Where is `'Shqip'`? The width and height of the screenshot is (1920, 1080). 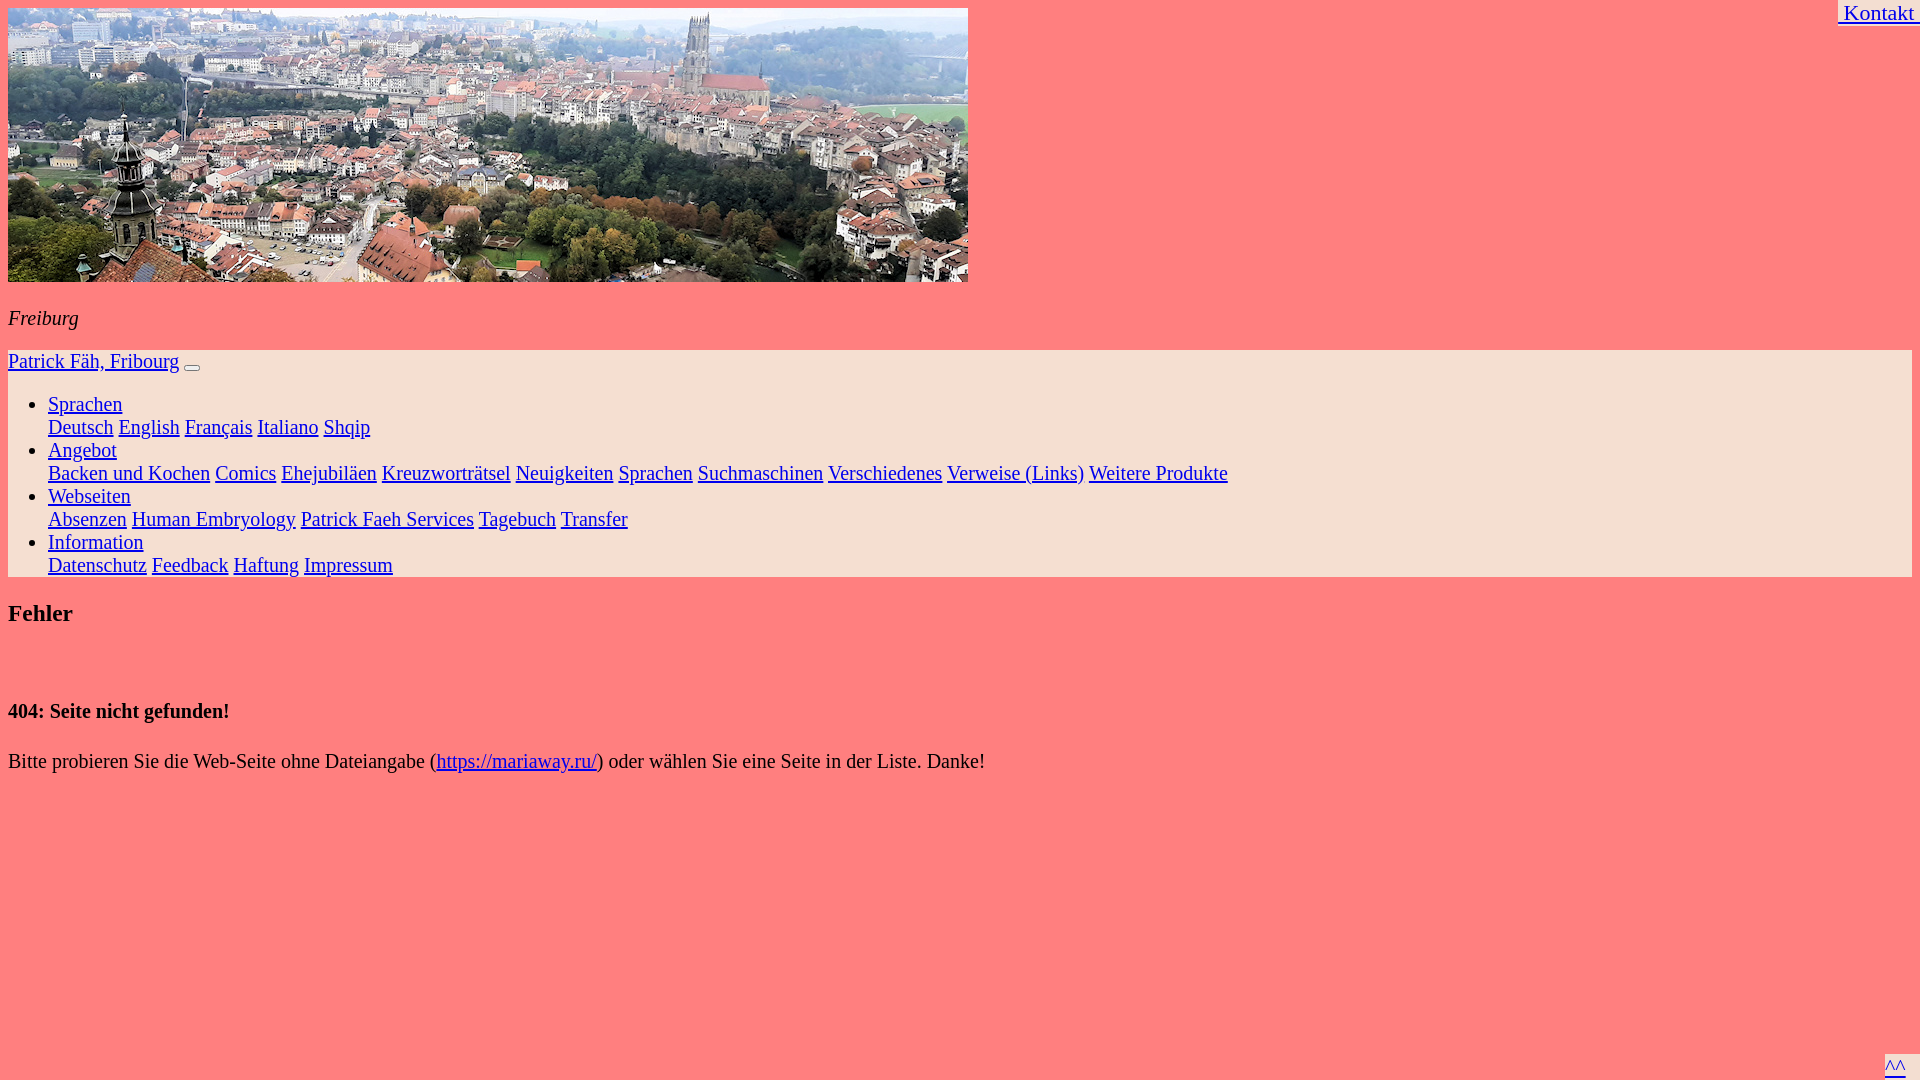 'Shqip' is located at coordinates (347, 426).